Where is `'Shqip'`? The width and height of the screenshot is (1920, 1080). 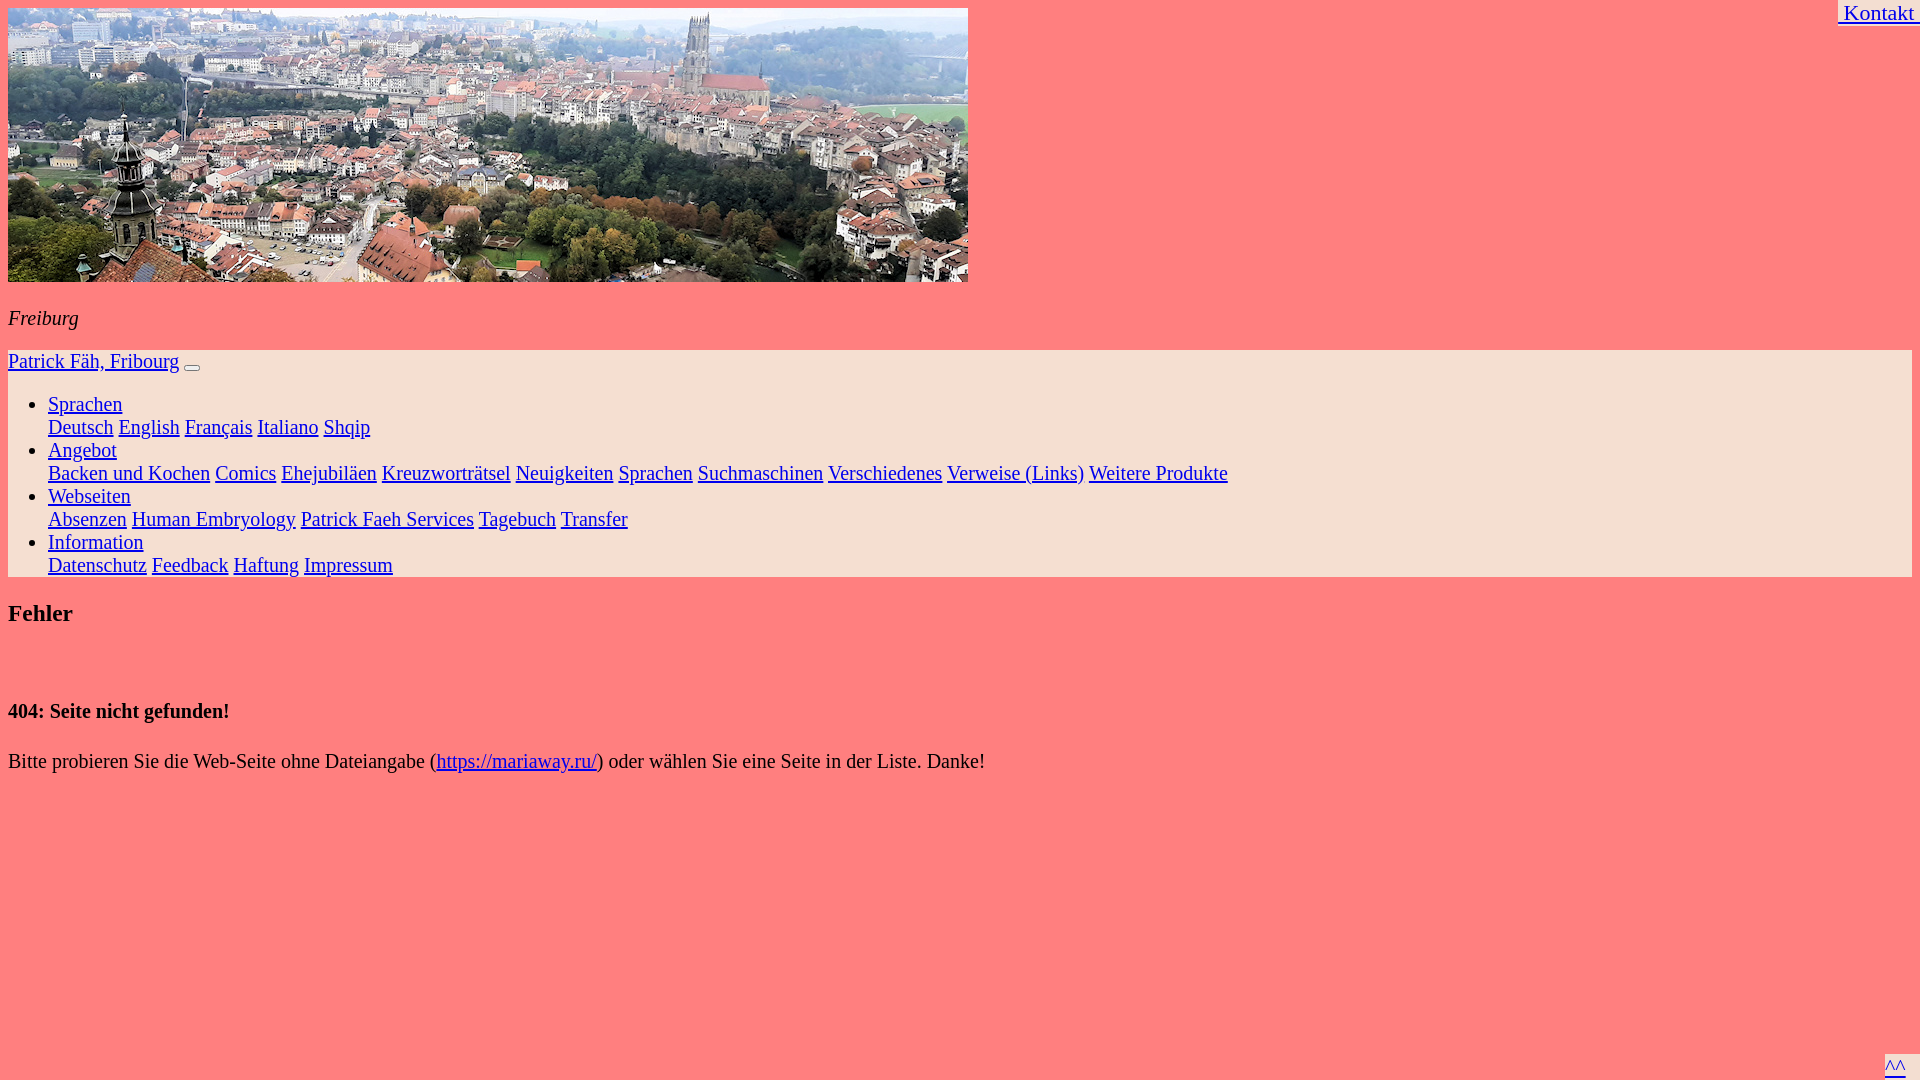 'Shqip' is located at coordinates (347, 426).